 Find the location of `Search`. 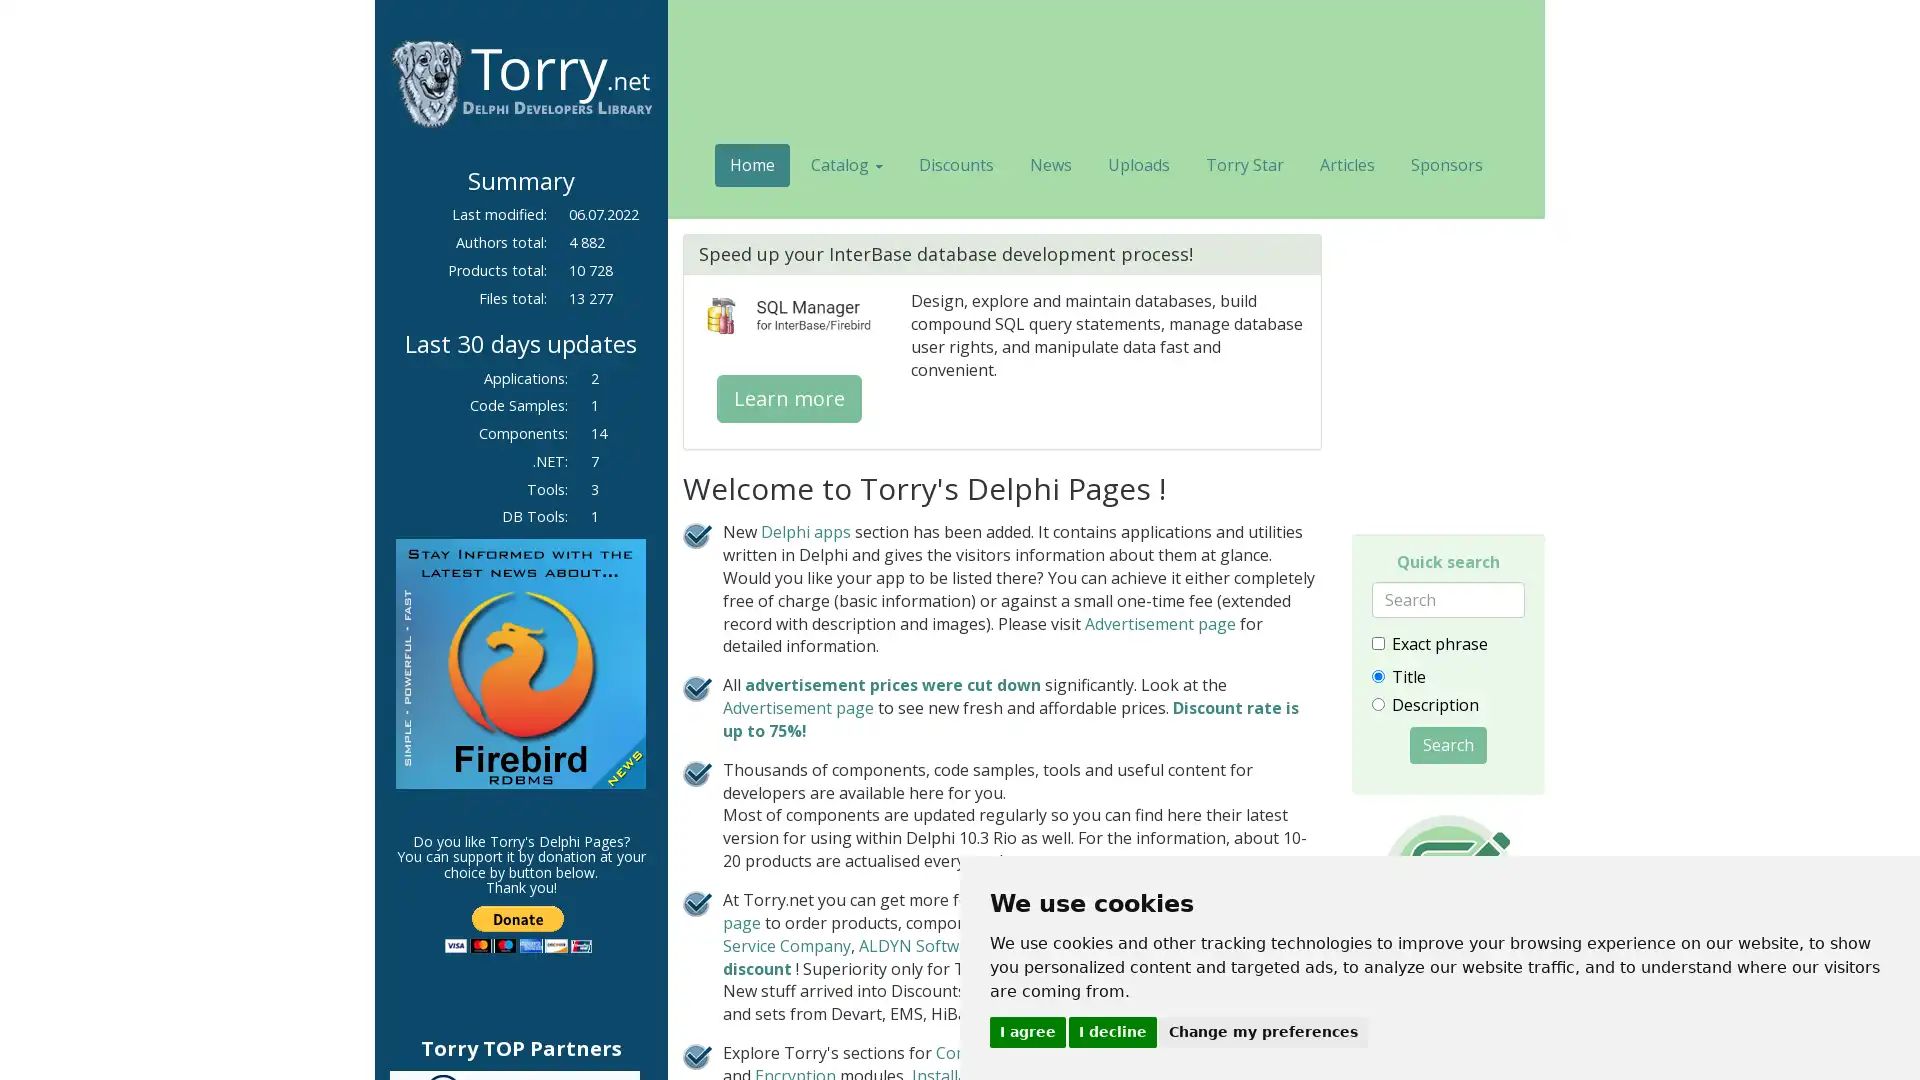

Search is located at coordinates (1447, 744).